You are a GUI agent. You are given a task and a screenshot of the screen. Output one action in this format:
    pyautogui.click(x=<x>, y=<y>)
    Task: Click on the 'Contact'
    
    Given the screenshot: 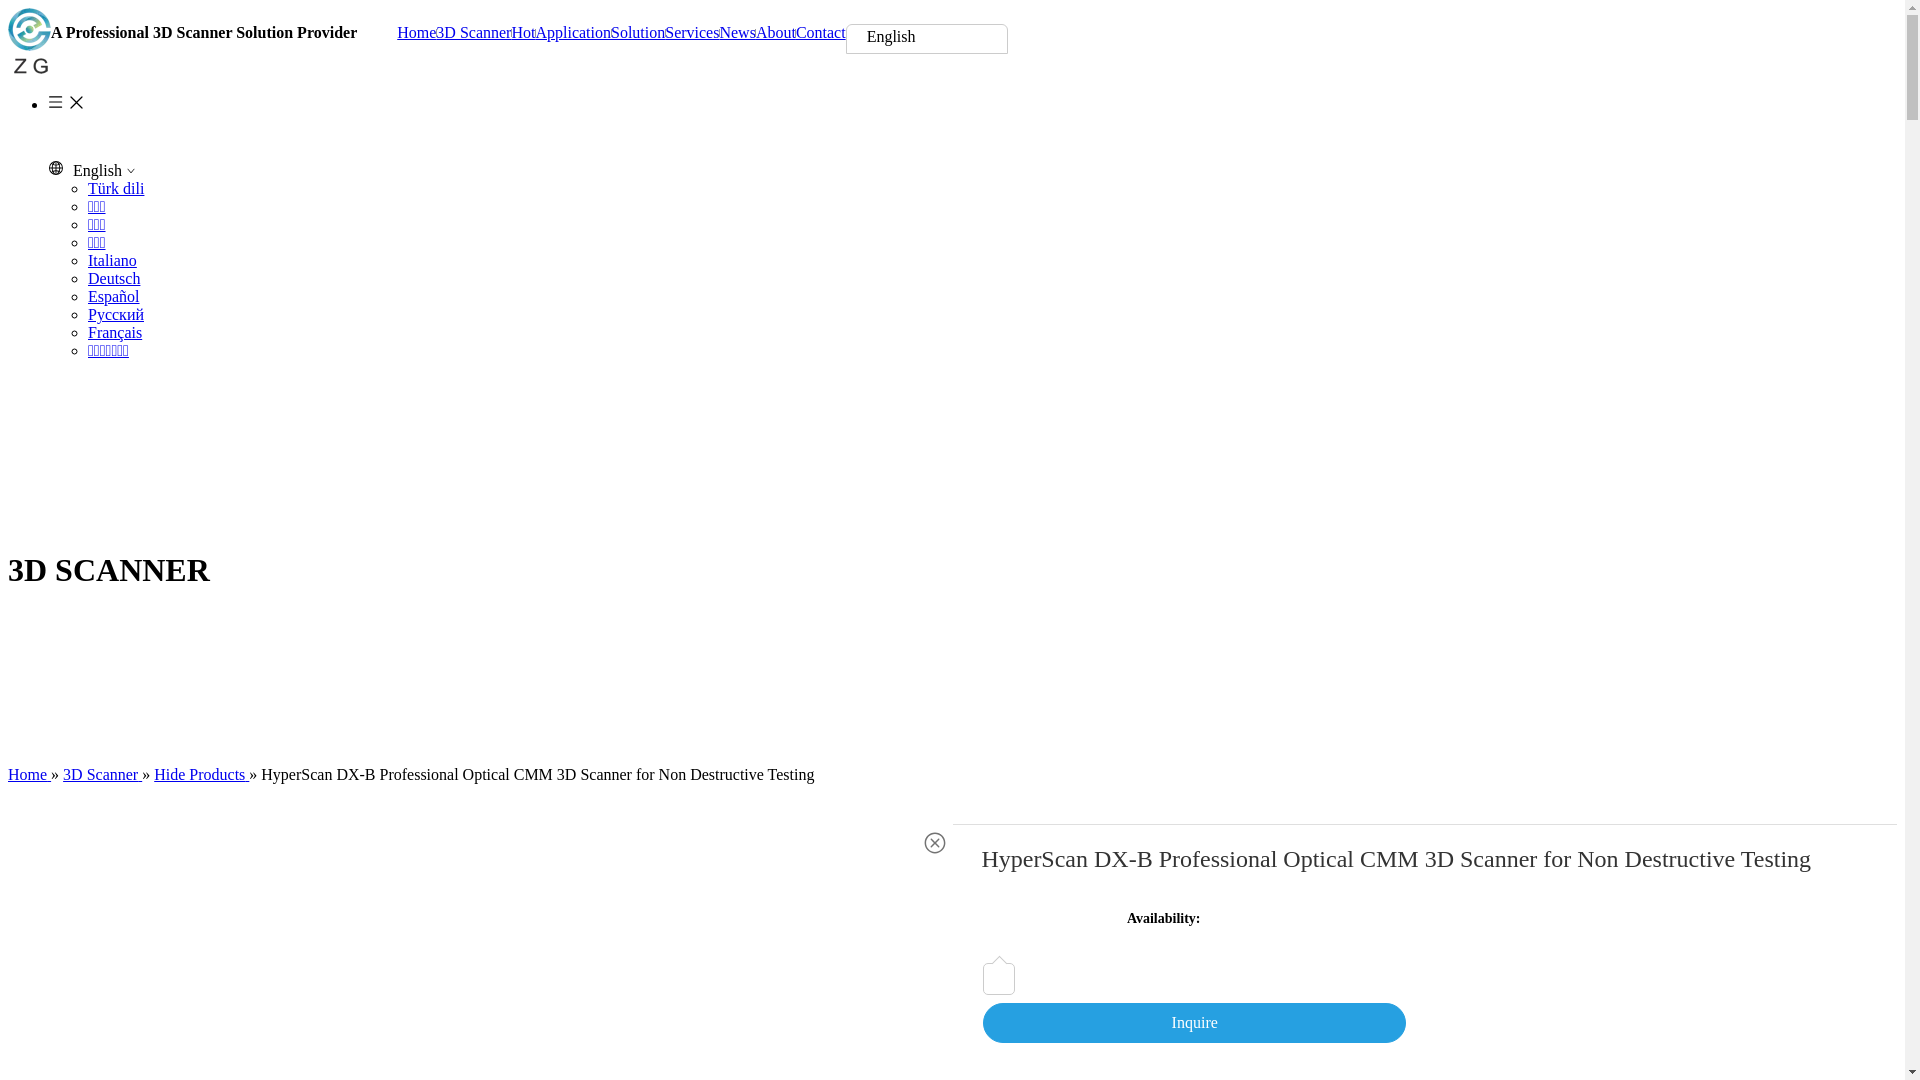 What is the action you would take?
    pyautogui.click(x=820, y=33)
    